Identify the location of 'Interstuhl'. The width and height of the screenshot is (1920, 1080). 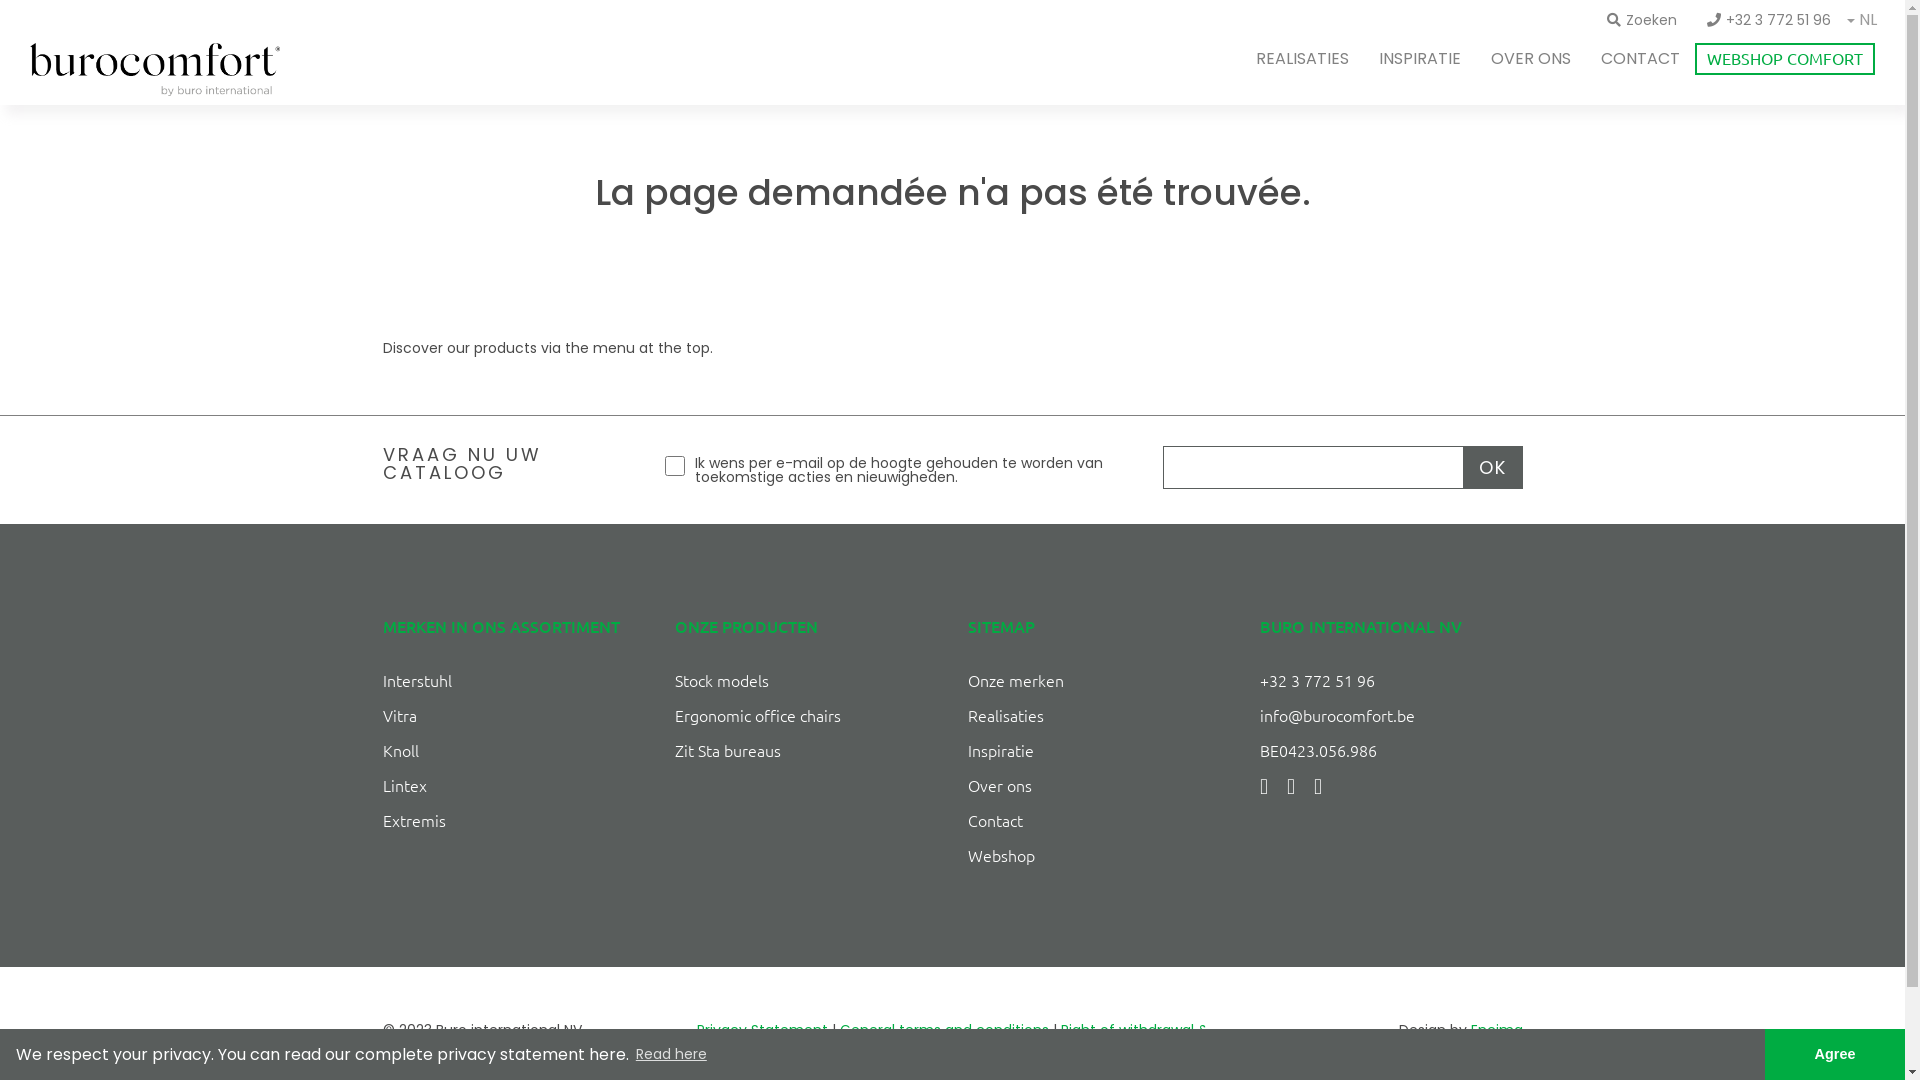
(415, 678).